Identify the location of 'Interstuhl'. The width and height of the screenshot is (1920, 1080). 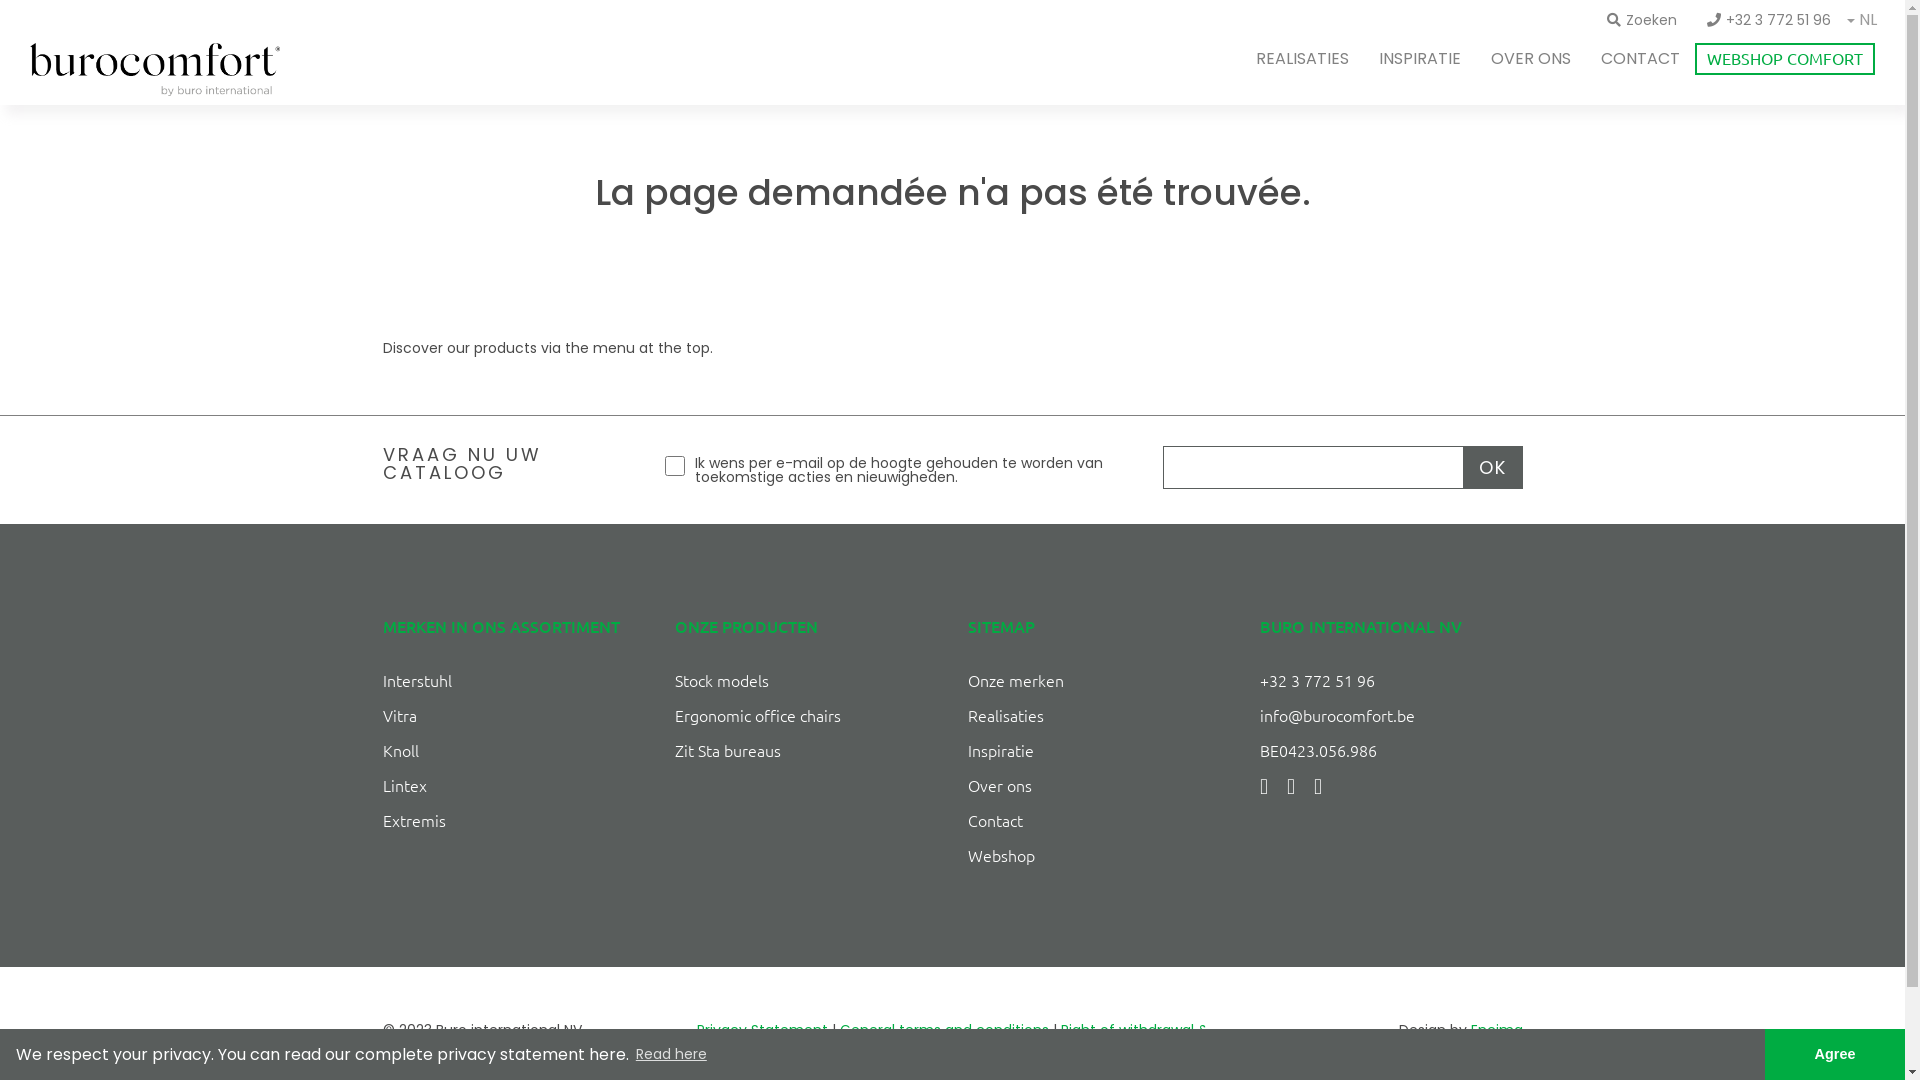
(415, 678).